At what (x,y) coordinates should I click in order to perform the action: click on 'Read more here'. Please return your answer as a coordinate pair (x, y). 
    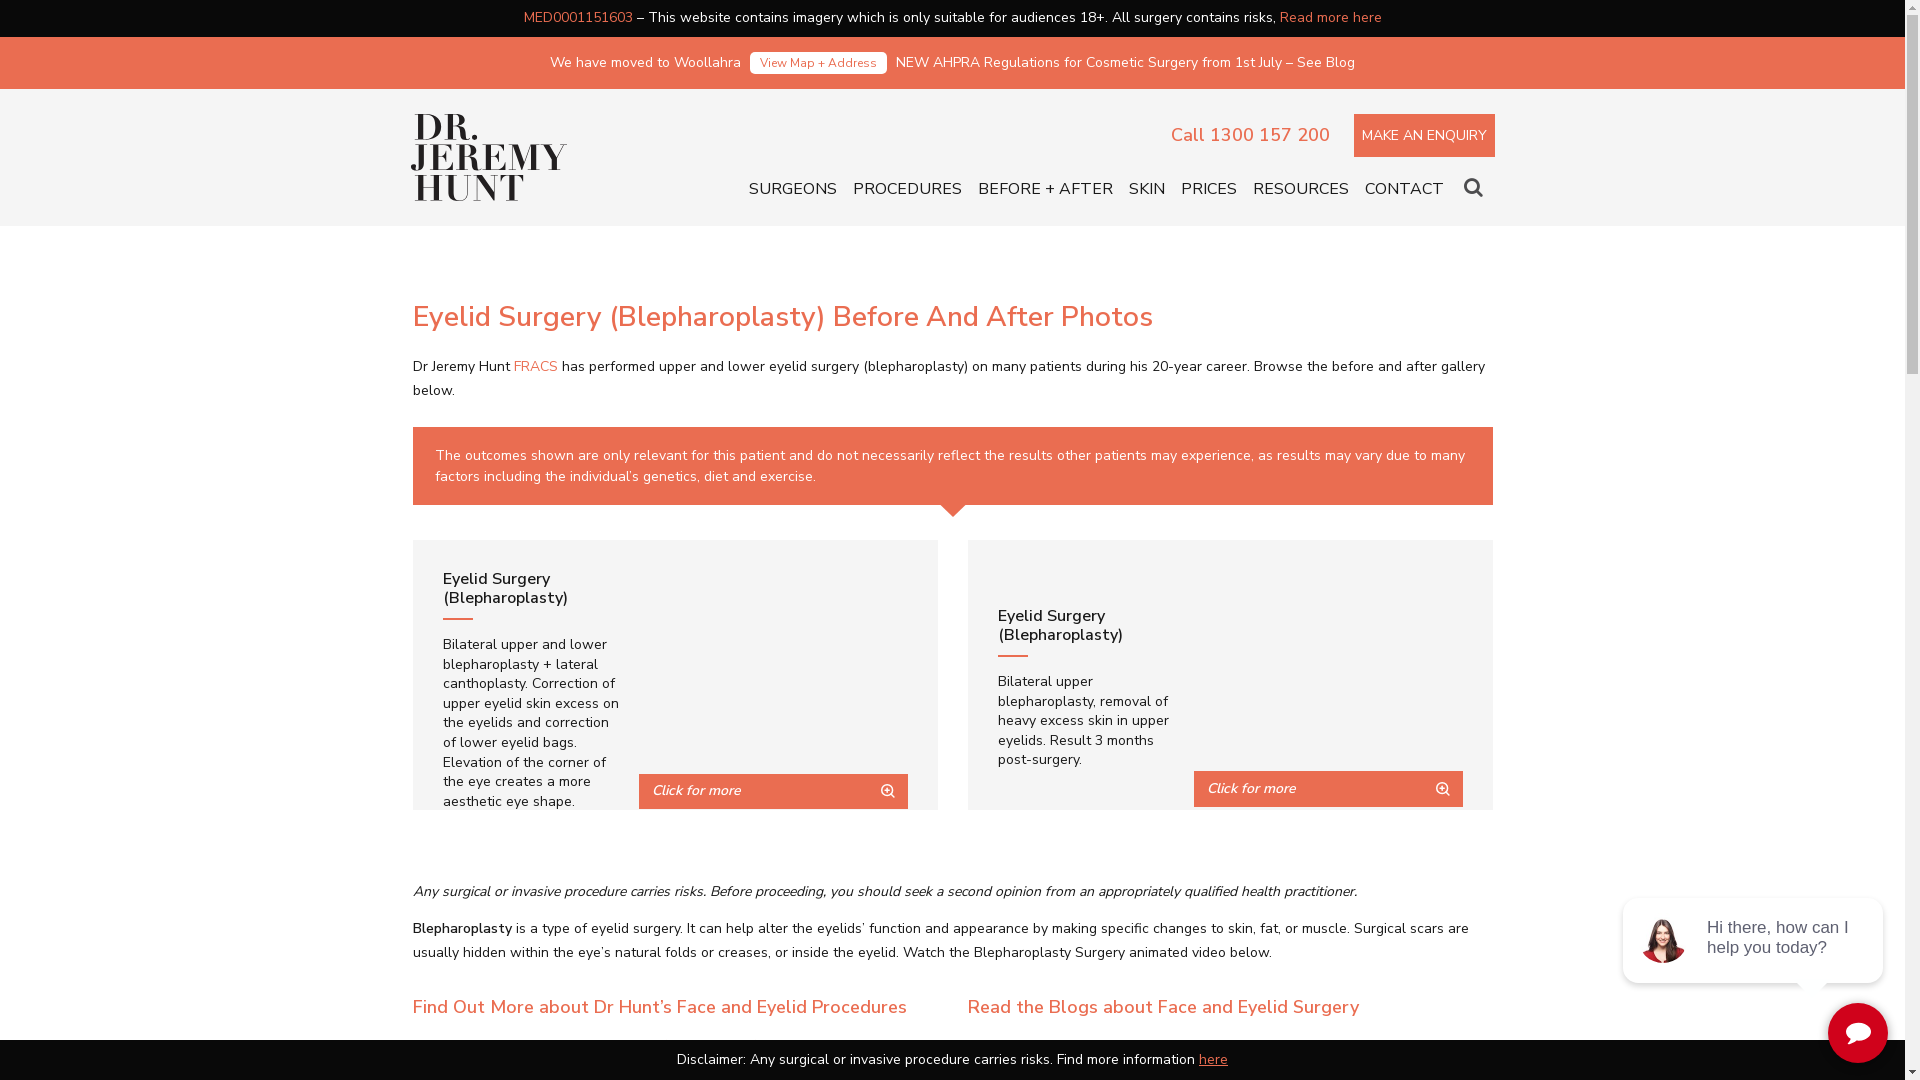
    Looking at the image, I should click on (1280, 17).